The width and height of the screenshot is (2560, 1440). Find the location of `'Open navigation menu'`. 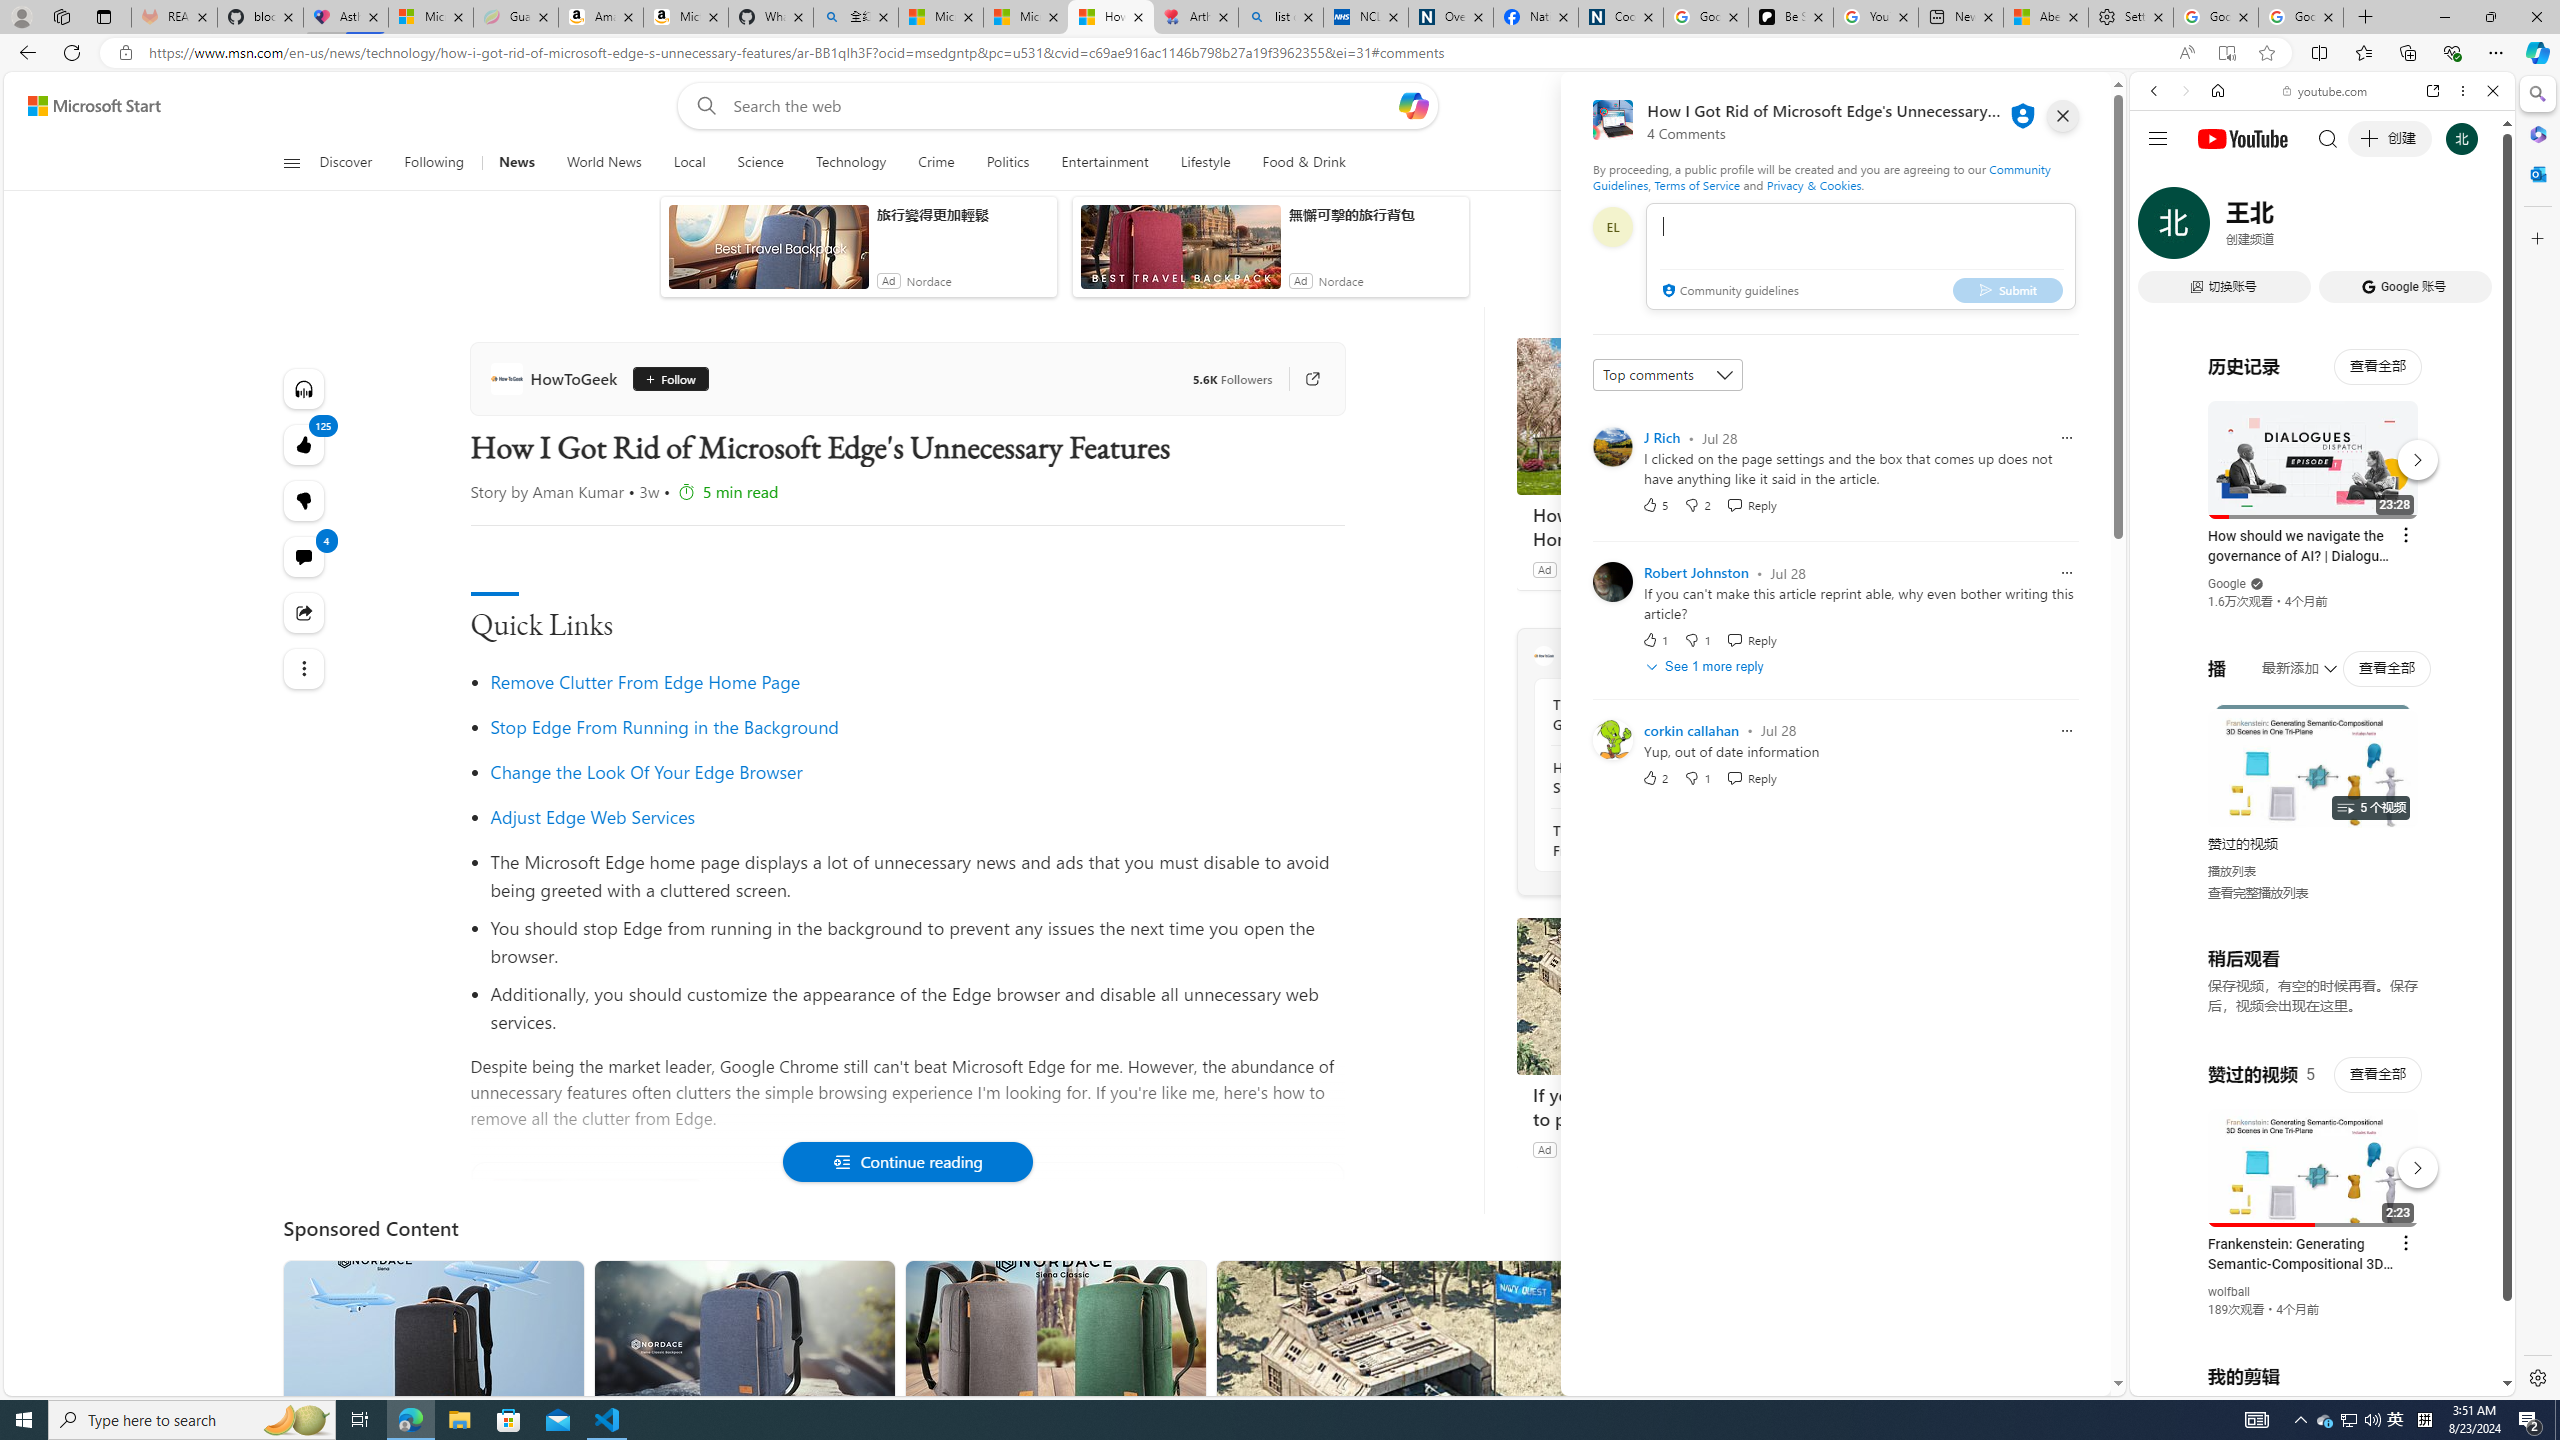

'Open navigation menu' is located at coordinates (289, 161).